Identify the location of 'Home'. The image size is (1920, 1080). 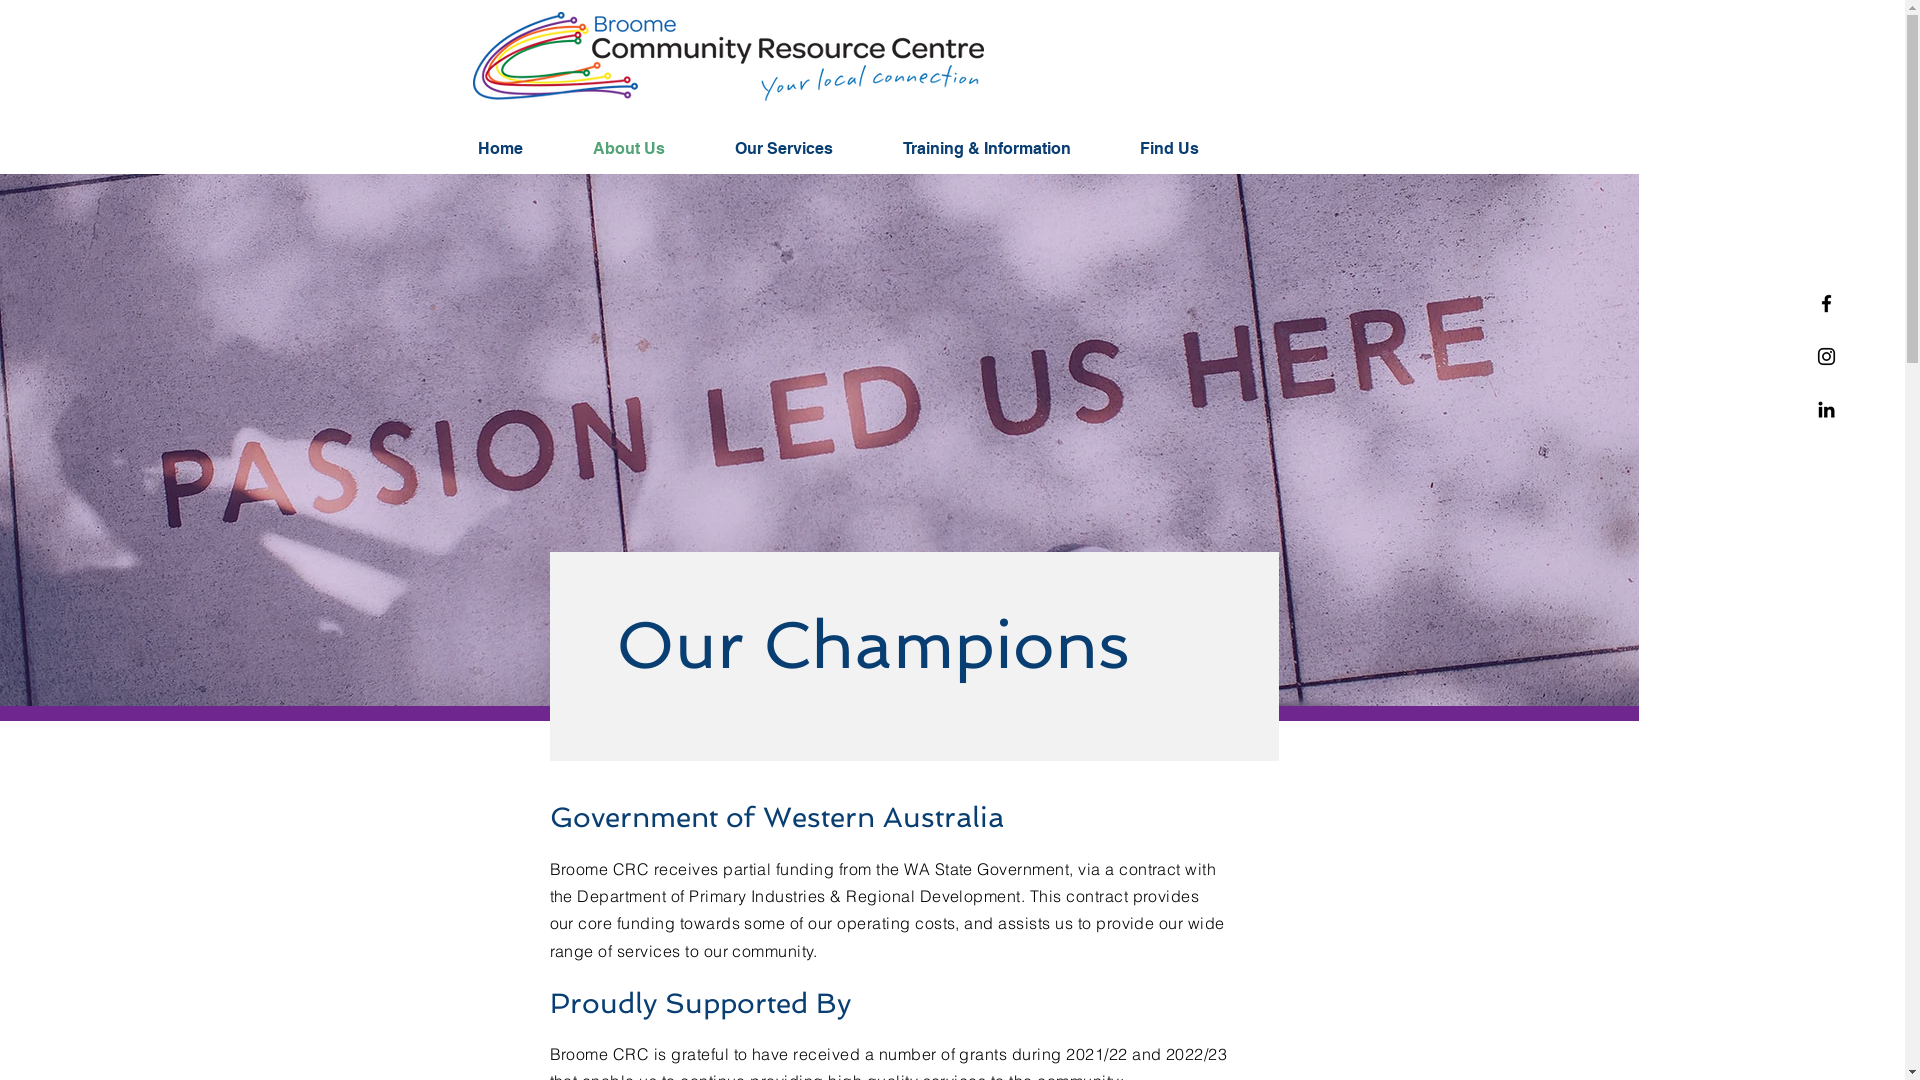
(460, 148).